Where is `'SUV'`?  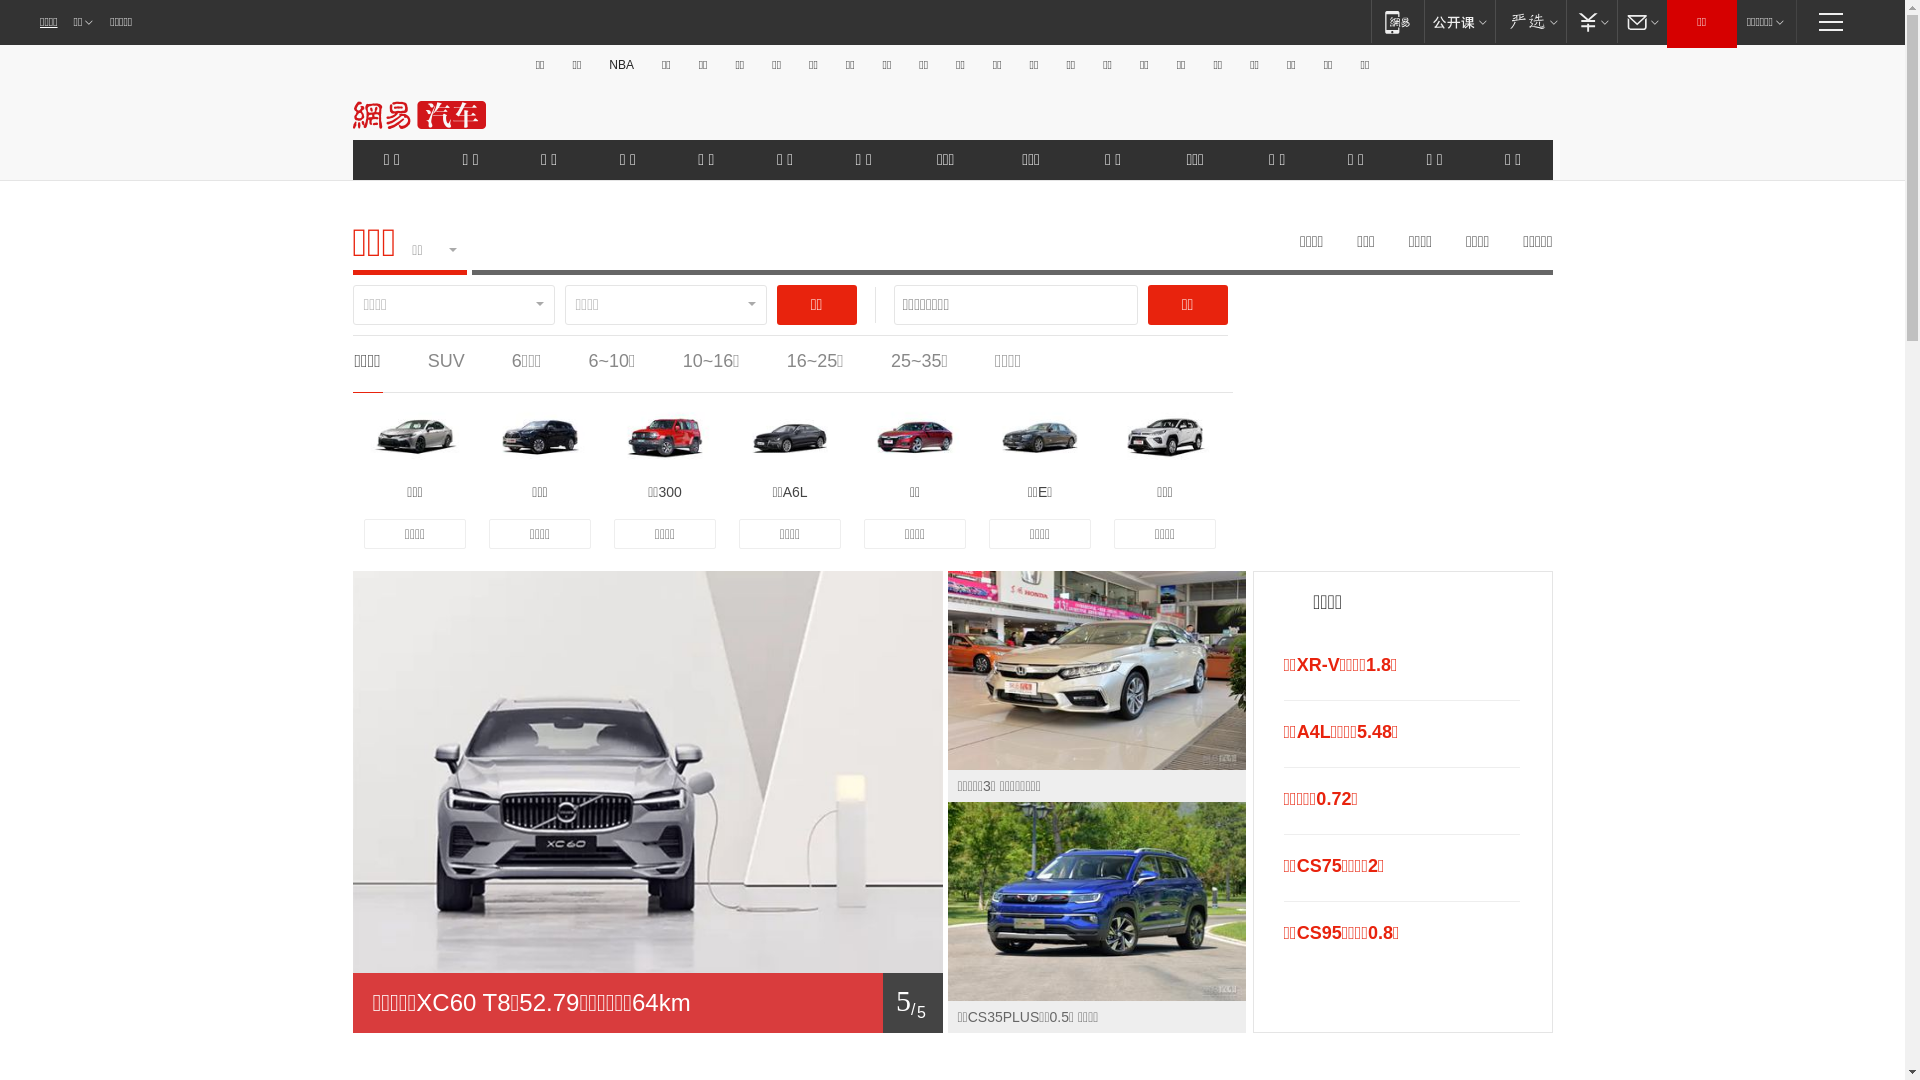
'SUV' is located at coordinates (426, 361).